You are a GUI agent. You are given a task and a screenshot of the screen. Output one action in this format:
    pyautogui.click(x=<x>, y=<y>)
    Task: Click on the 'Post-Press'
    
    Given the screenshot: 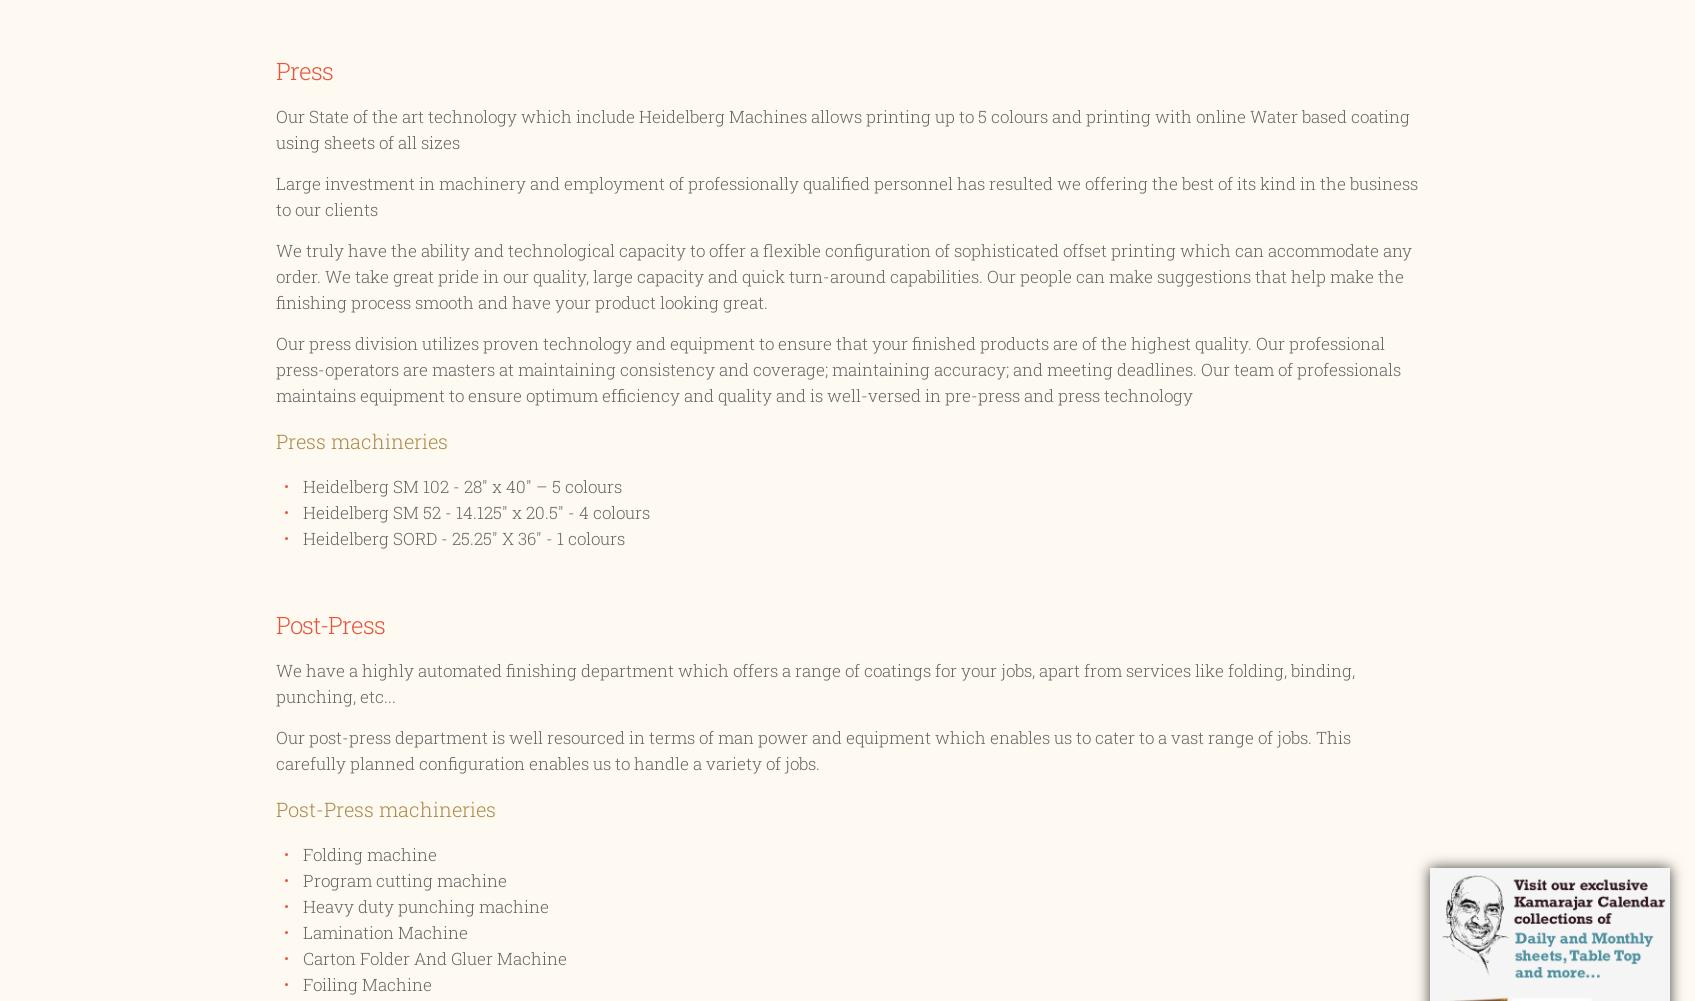 What is the action you would take?
    pyautogui.click(x=274, y=625)
    